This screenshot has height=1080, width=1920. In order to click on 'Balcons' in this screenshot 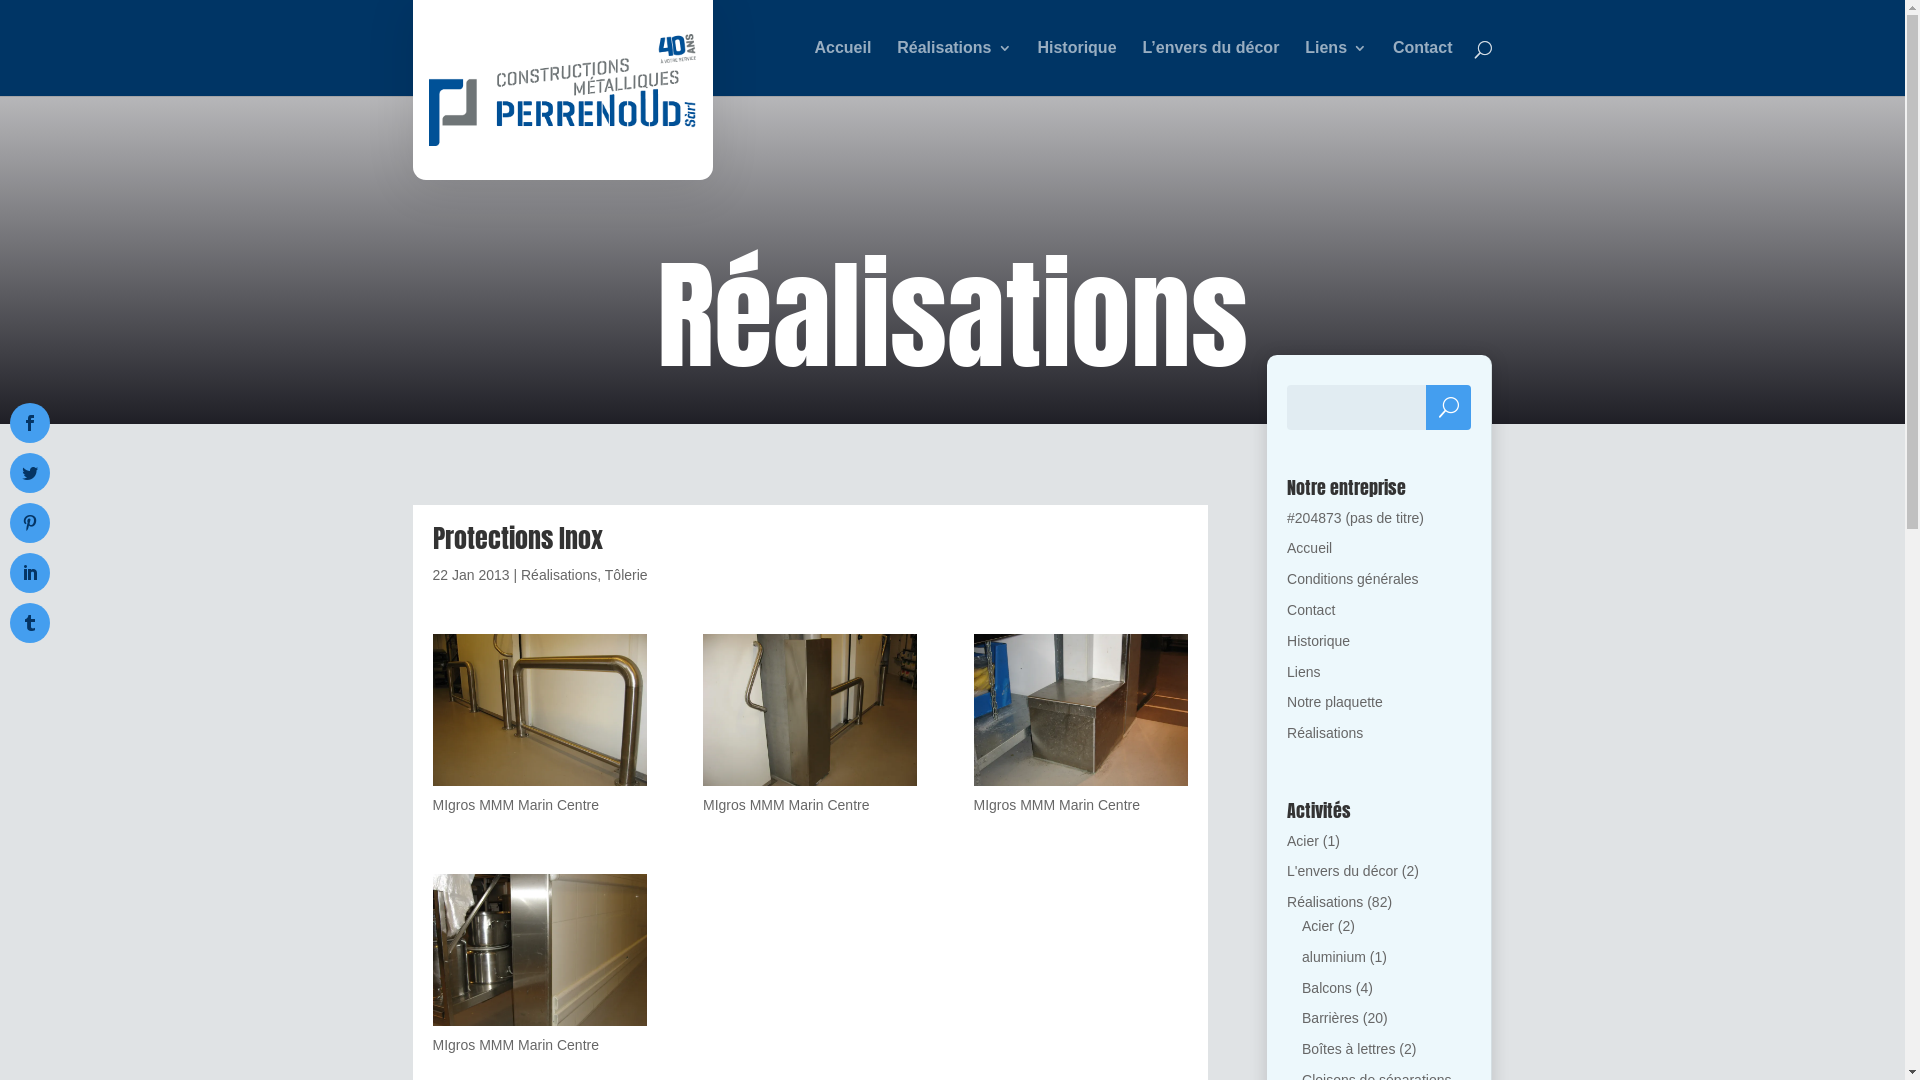, I will do `click(1326, 986)`.